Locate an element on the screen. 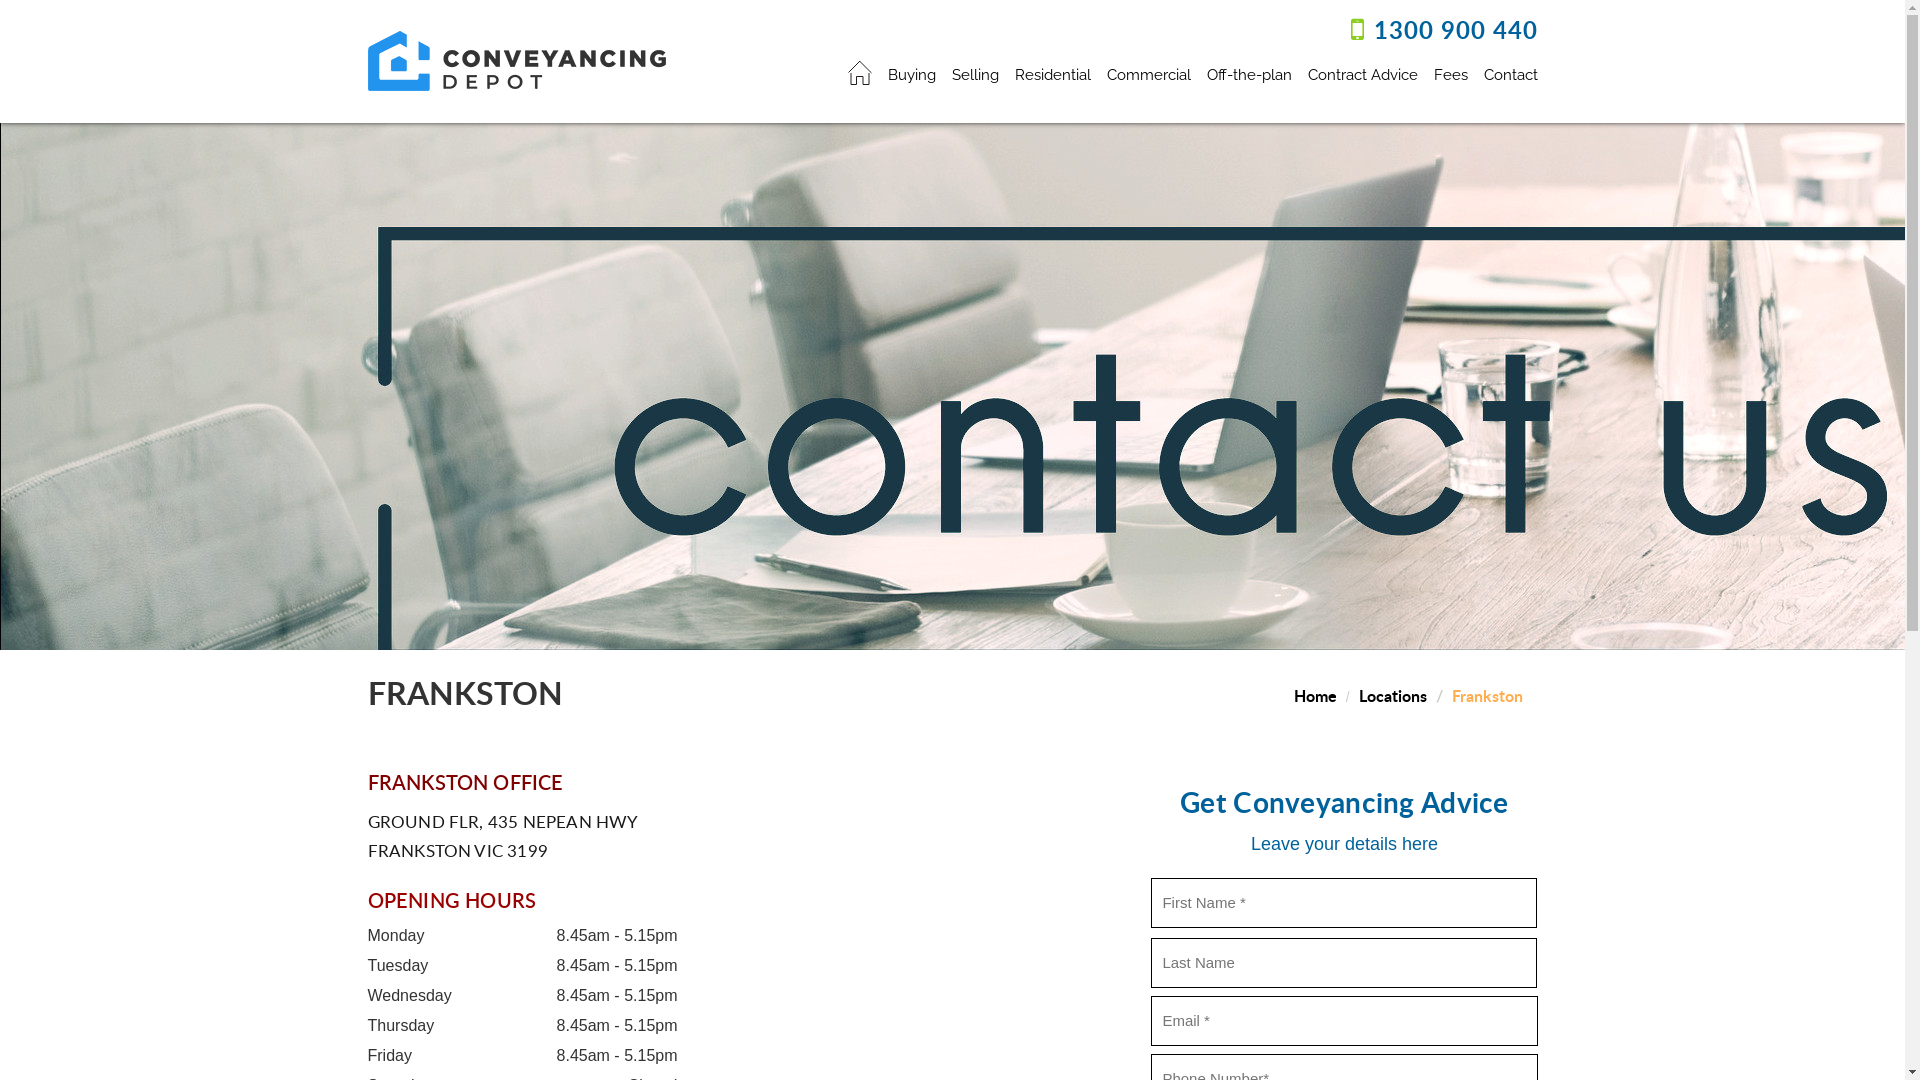 The width and height of the screenshot is (1920, 1080). 'Buying' is located at coordinates (911, 70).